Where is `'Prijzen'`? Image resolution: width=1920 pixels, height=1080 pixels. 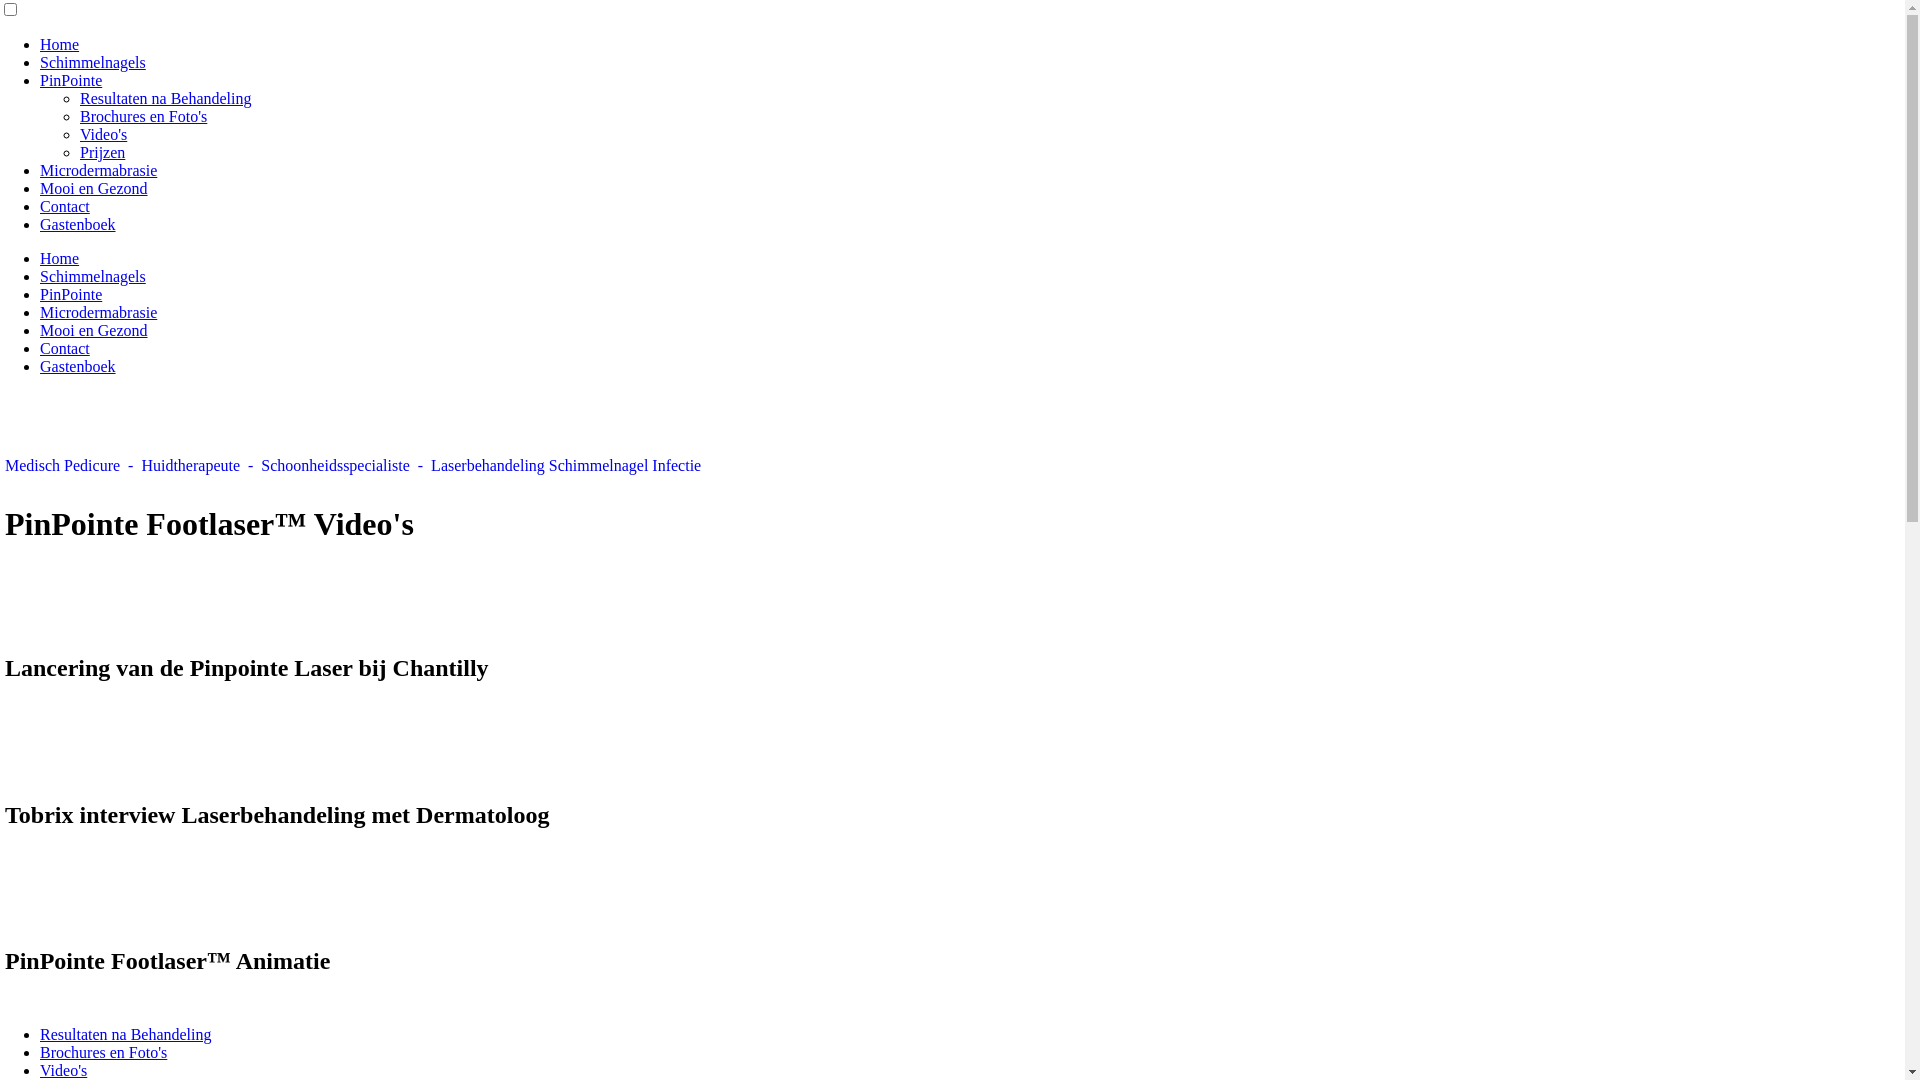
'Prijzen' is located at coordinates (80, 151).